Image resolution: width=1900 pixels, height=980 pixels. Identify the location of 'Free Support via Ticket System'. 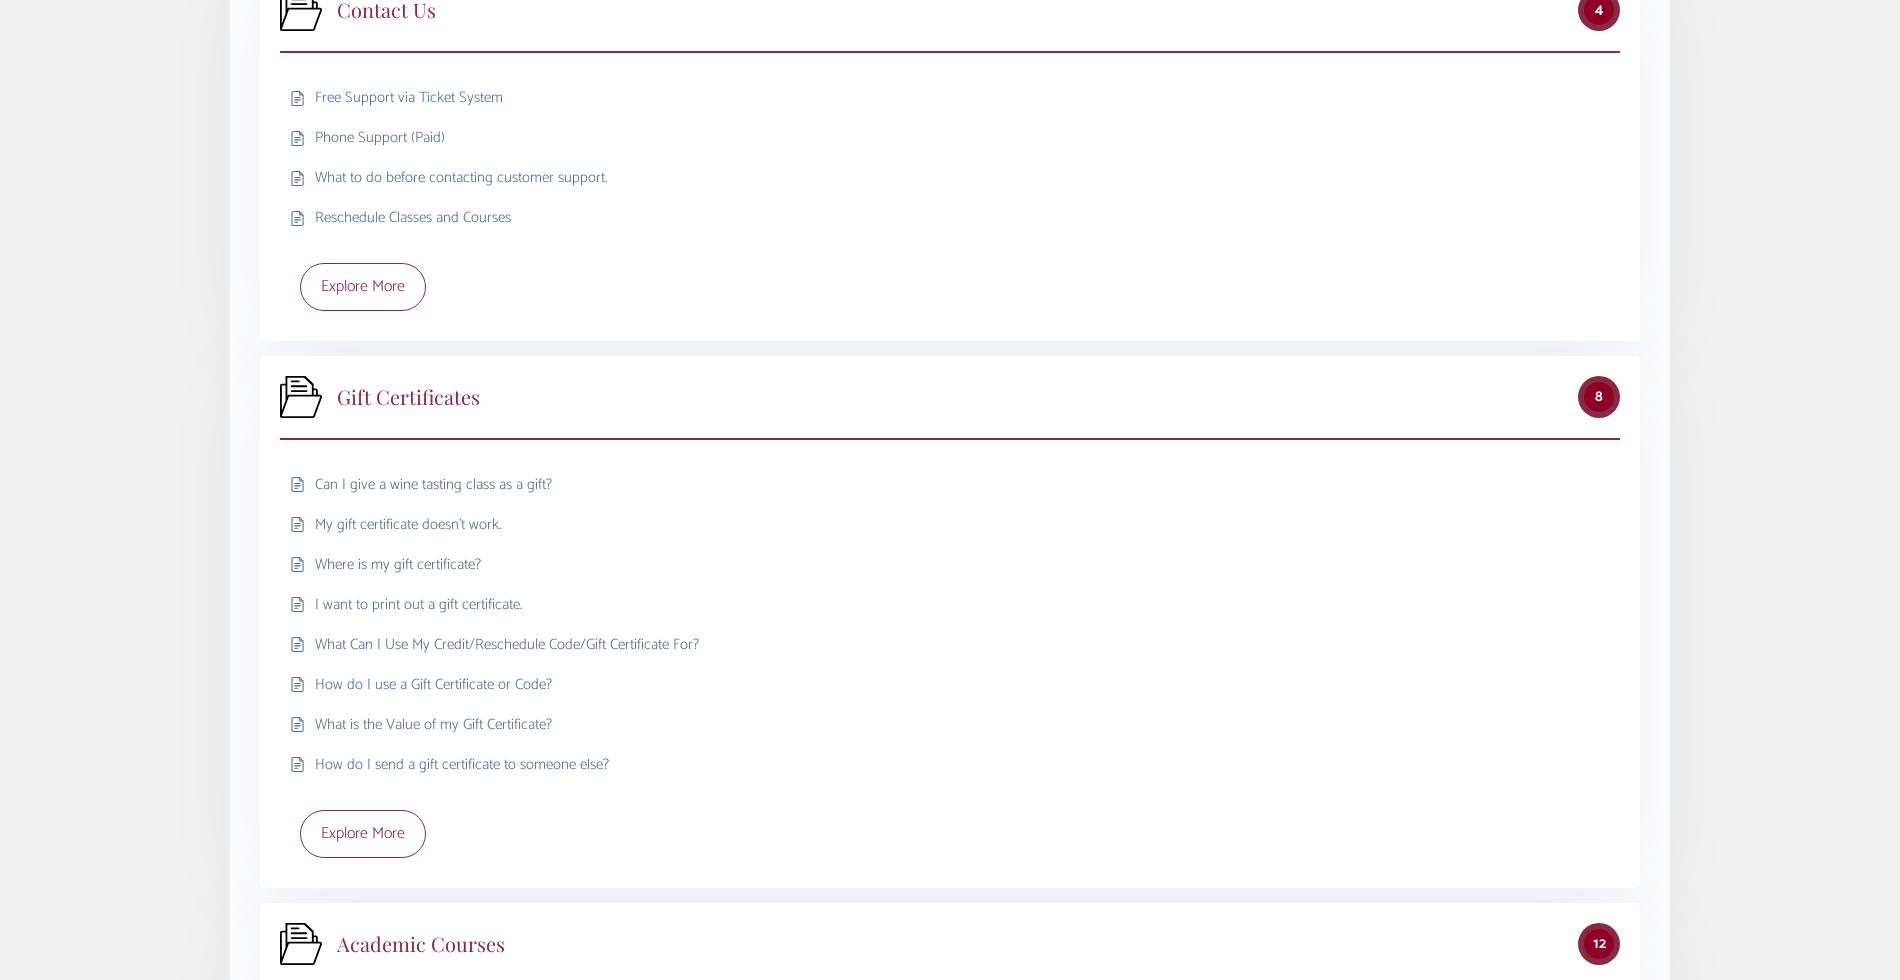
(408, 97).